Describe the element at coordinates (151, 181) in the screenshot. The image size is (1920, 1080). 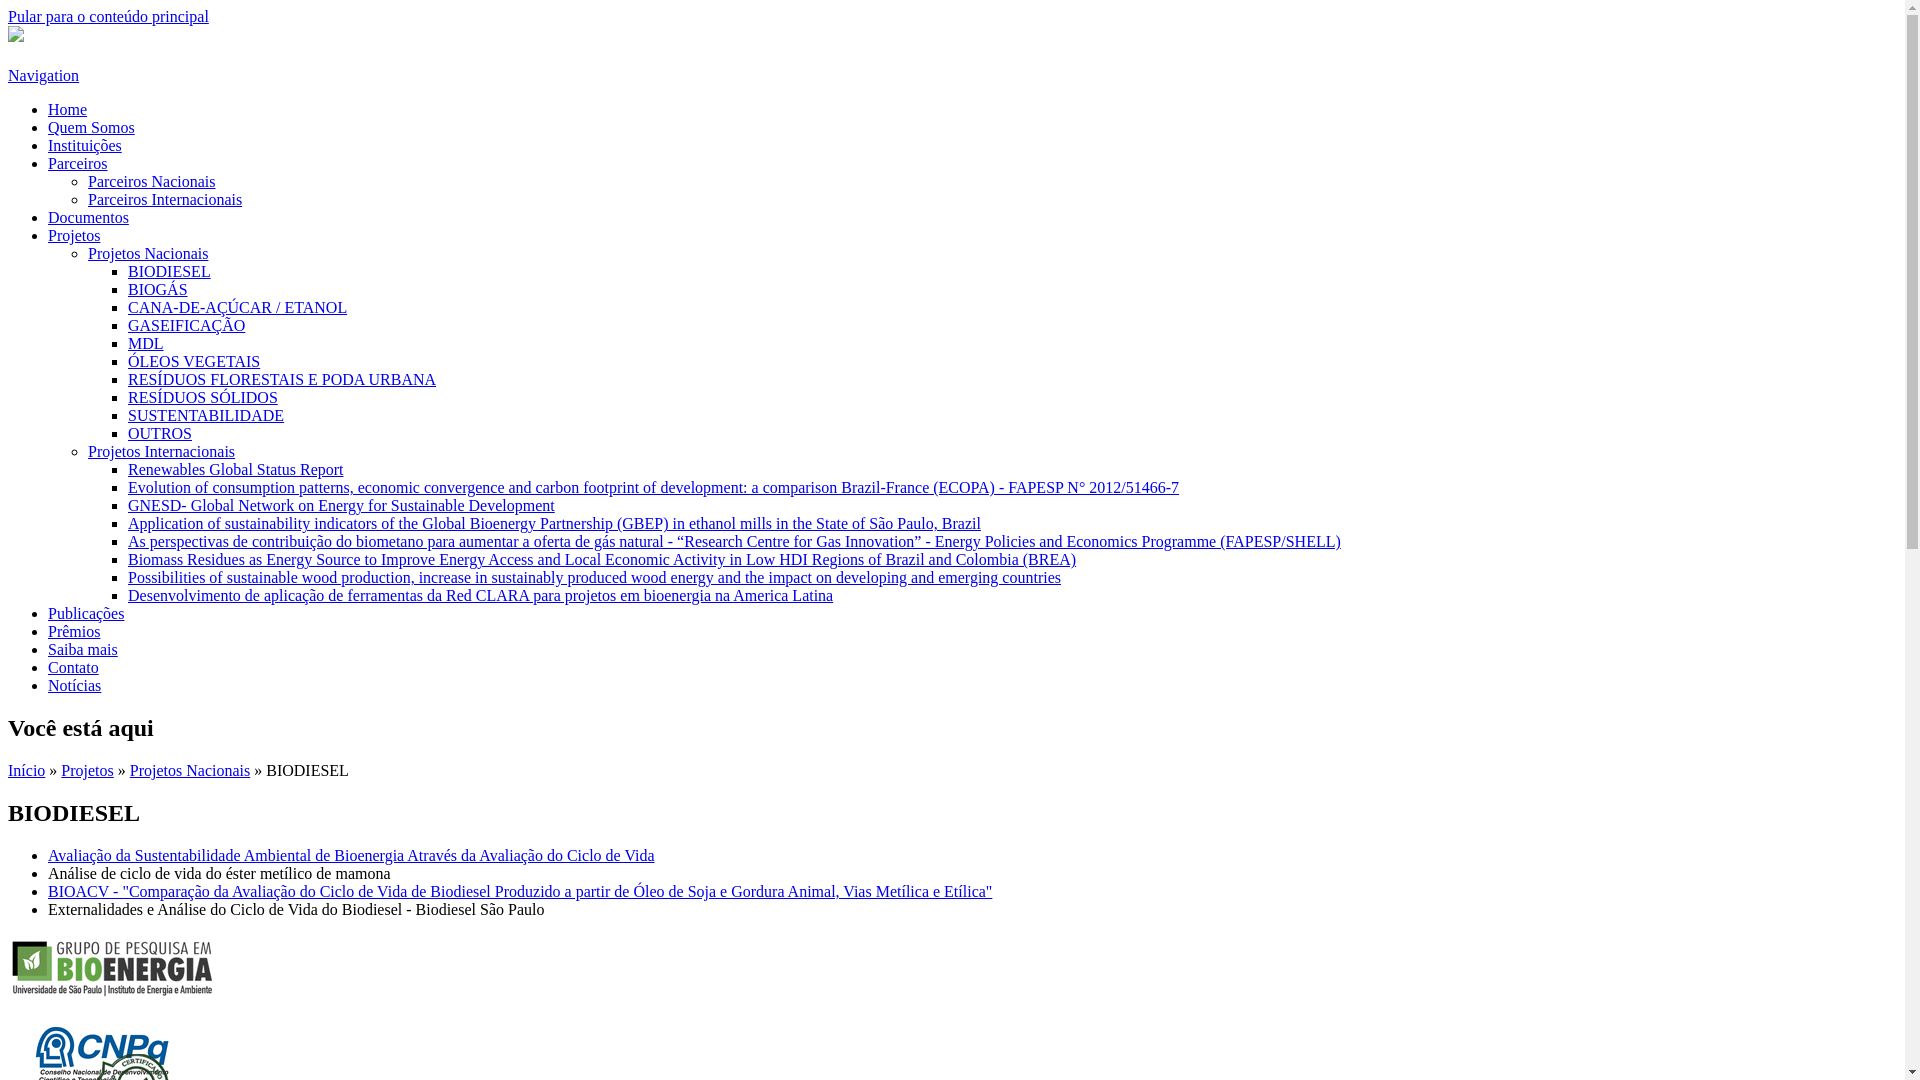
I see `'Parceiros Nacionais'` at that location.